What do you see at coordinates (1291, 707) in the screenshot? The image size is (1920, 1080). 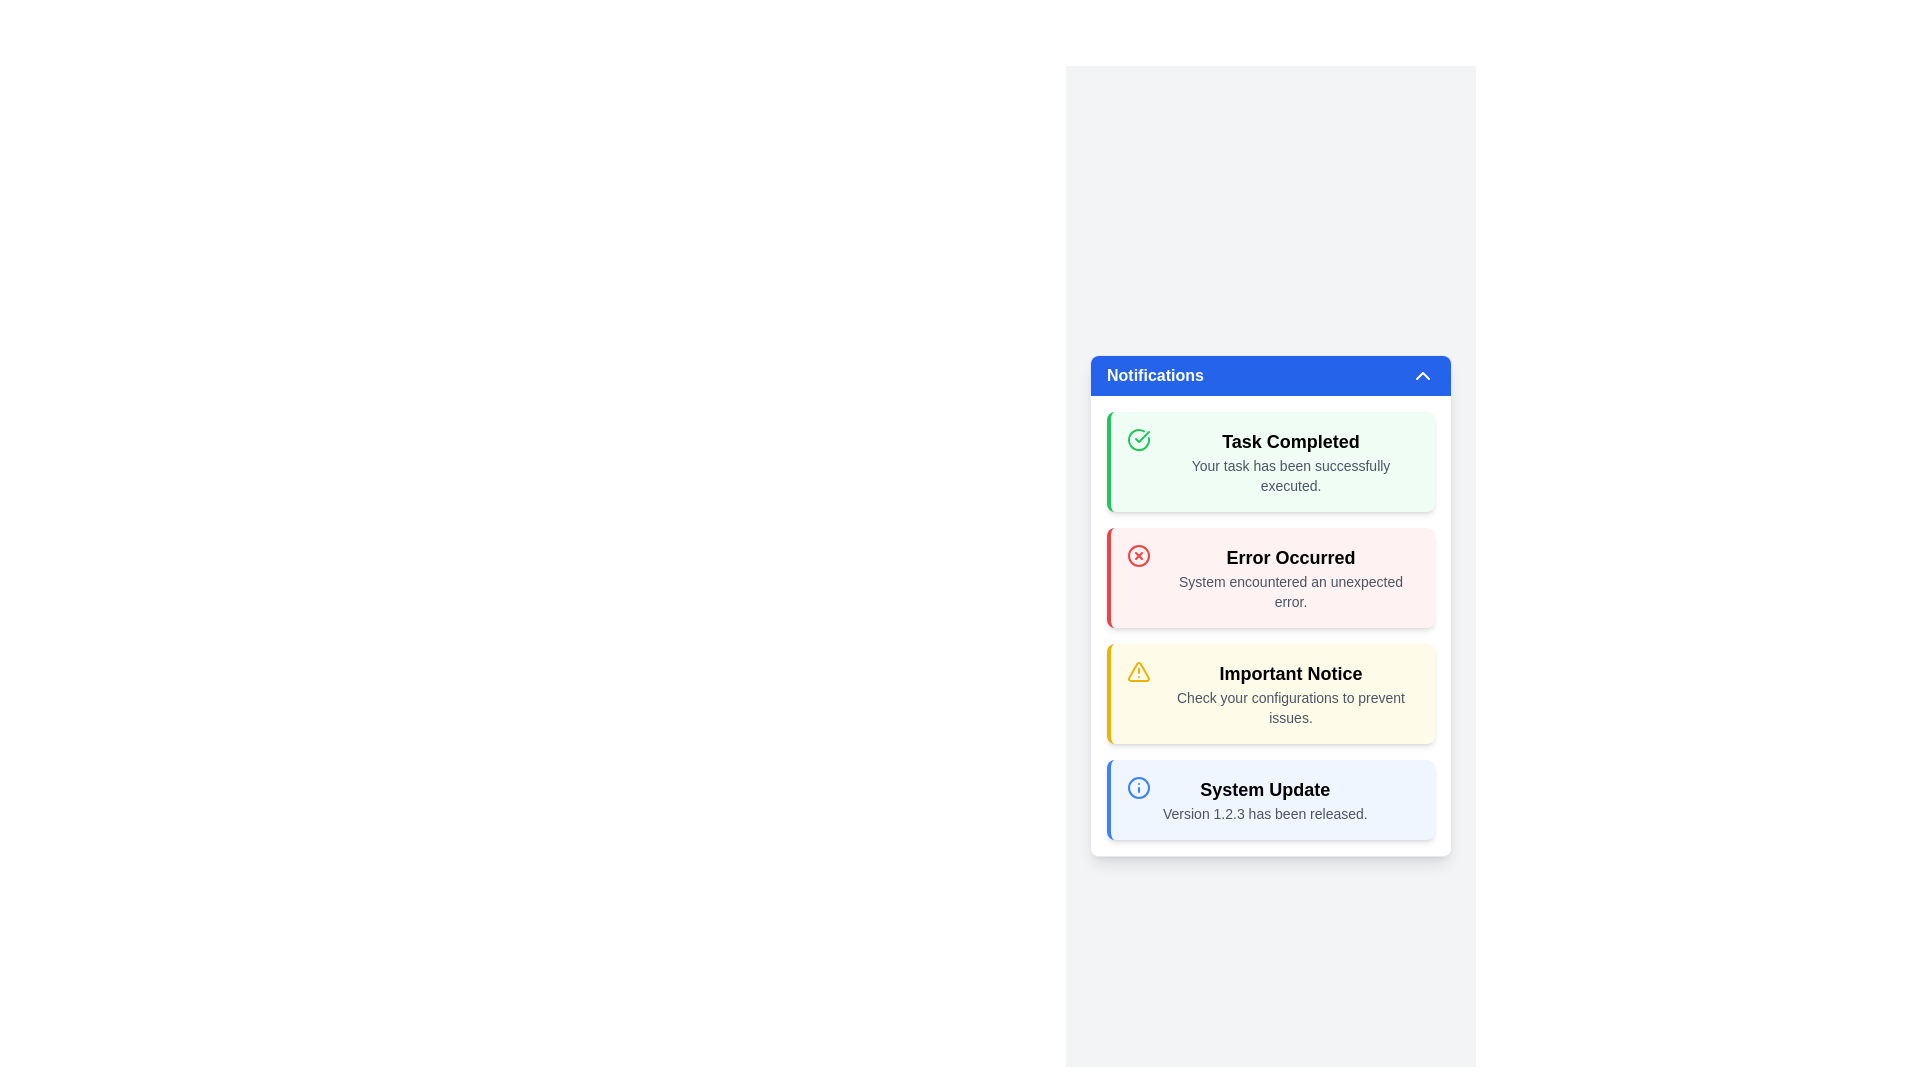 I see `the text label that displays the message 'Check your configurations to prevent issues.' located in the notification card labeled 'Important Notice'` at bounding box center [1291, 707].